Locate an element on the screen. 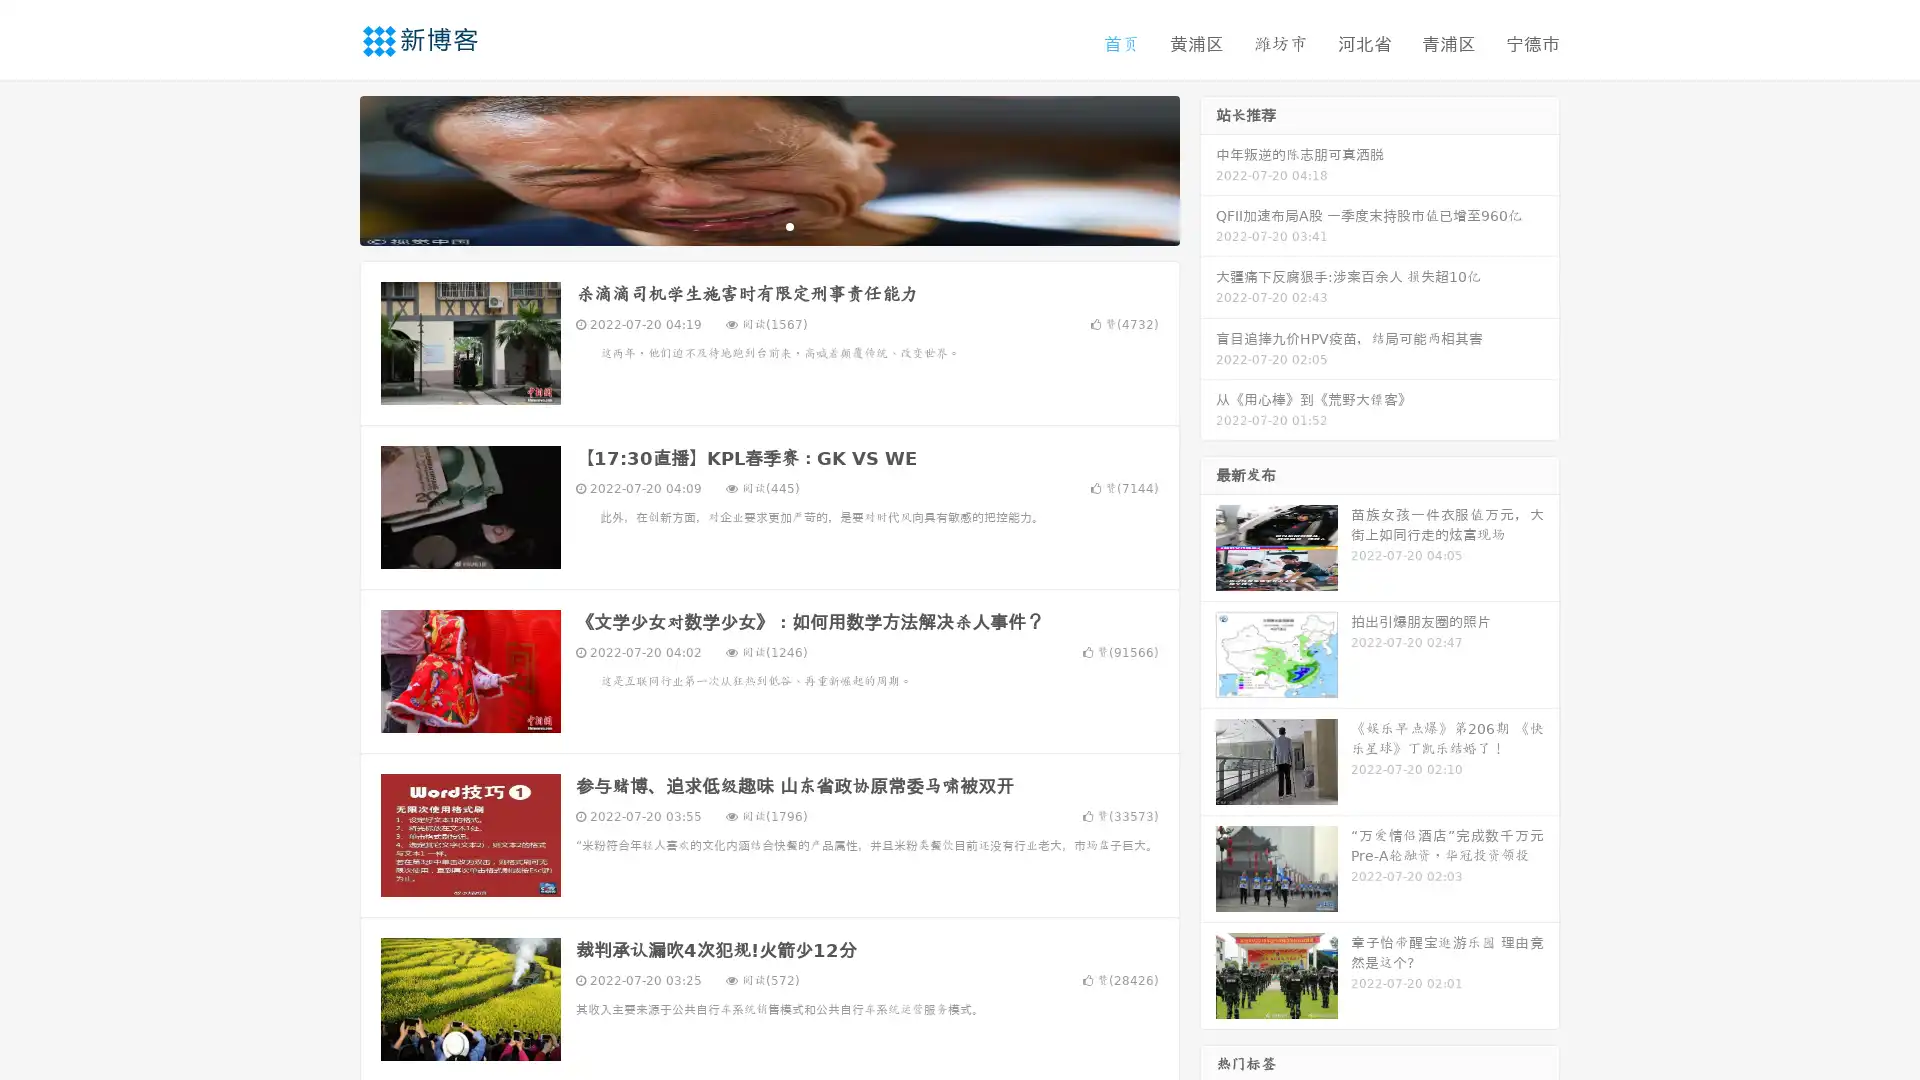  Go to slide 3 is located at coordinates (789, 225).